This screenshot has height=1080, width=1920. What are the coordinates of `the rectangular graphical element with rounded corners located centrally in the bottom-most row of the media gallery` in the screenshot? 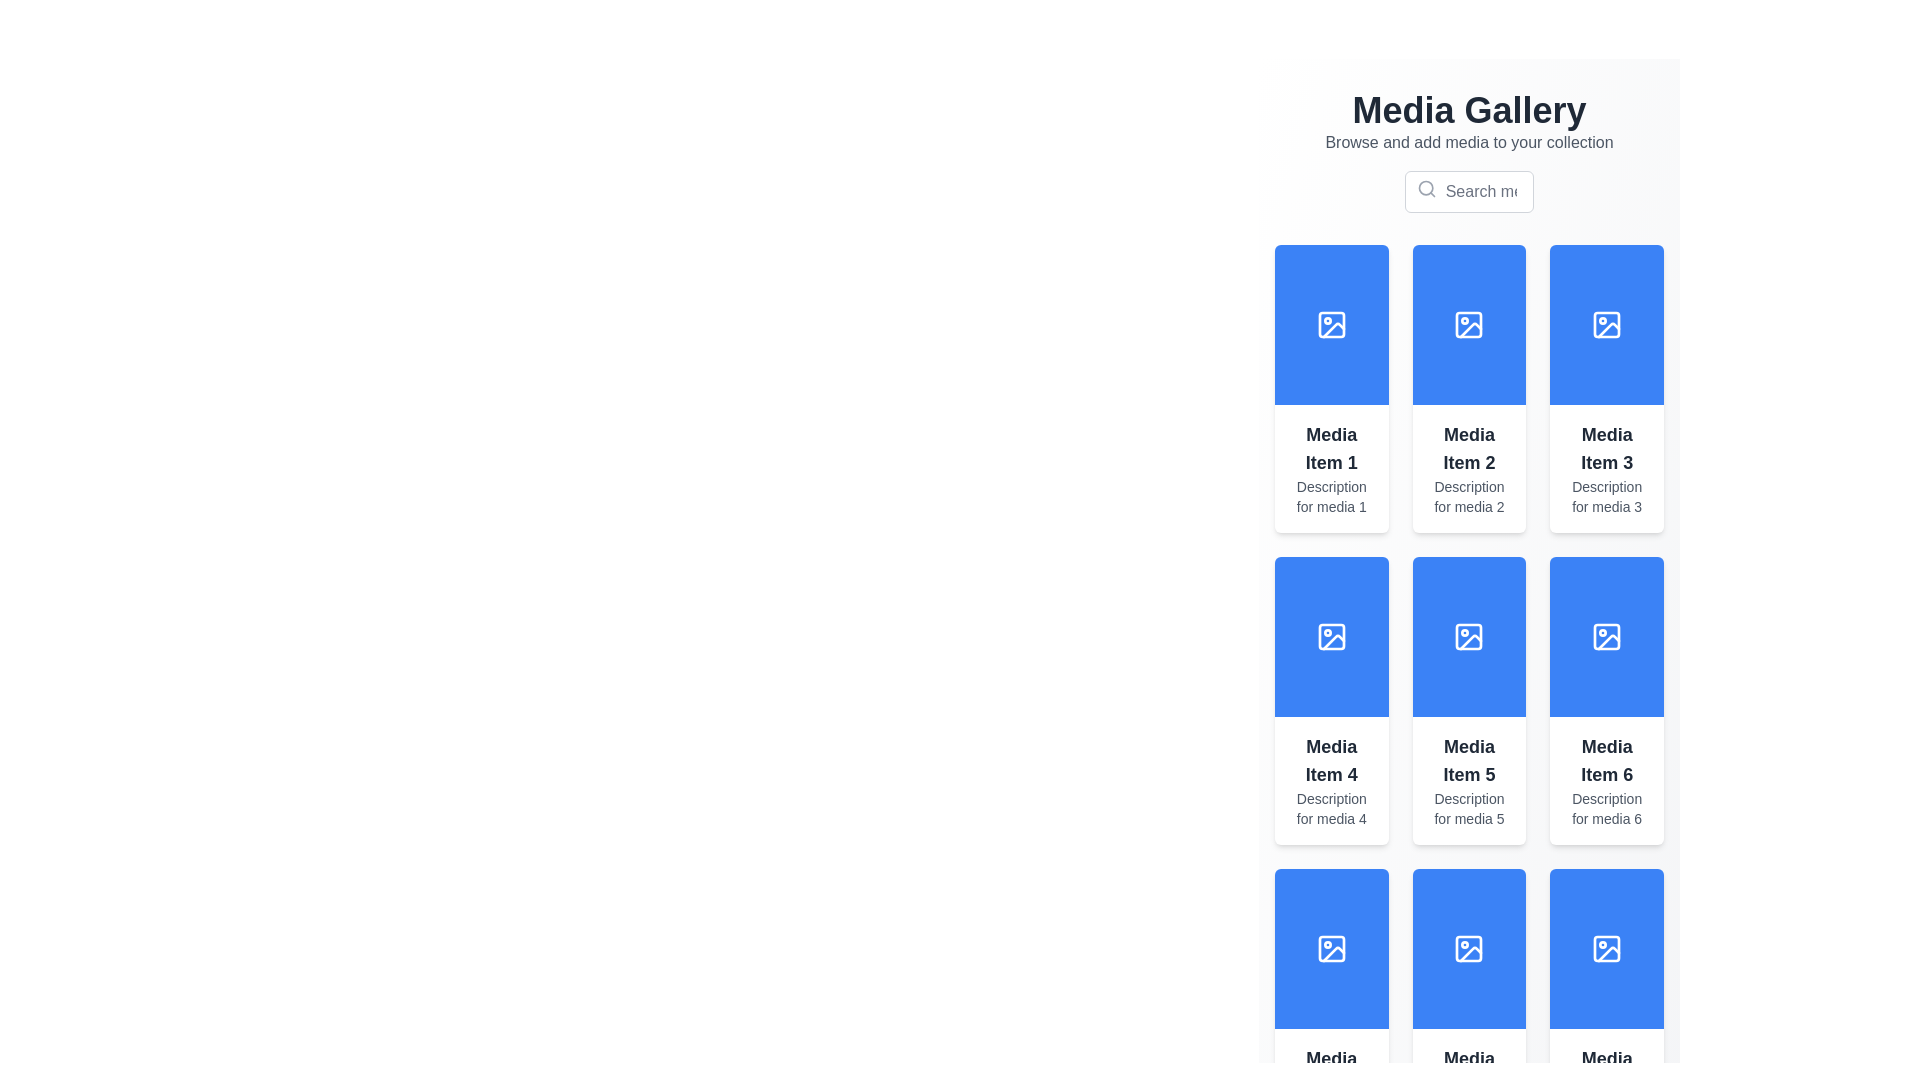 It's located at (1331, 947).